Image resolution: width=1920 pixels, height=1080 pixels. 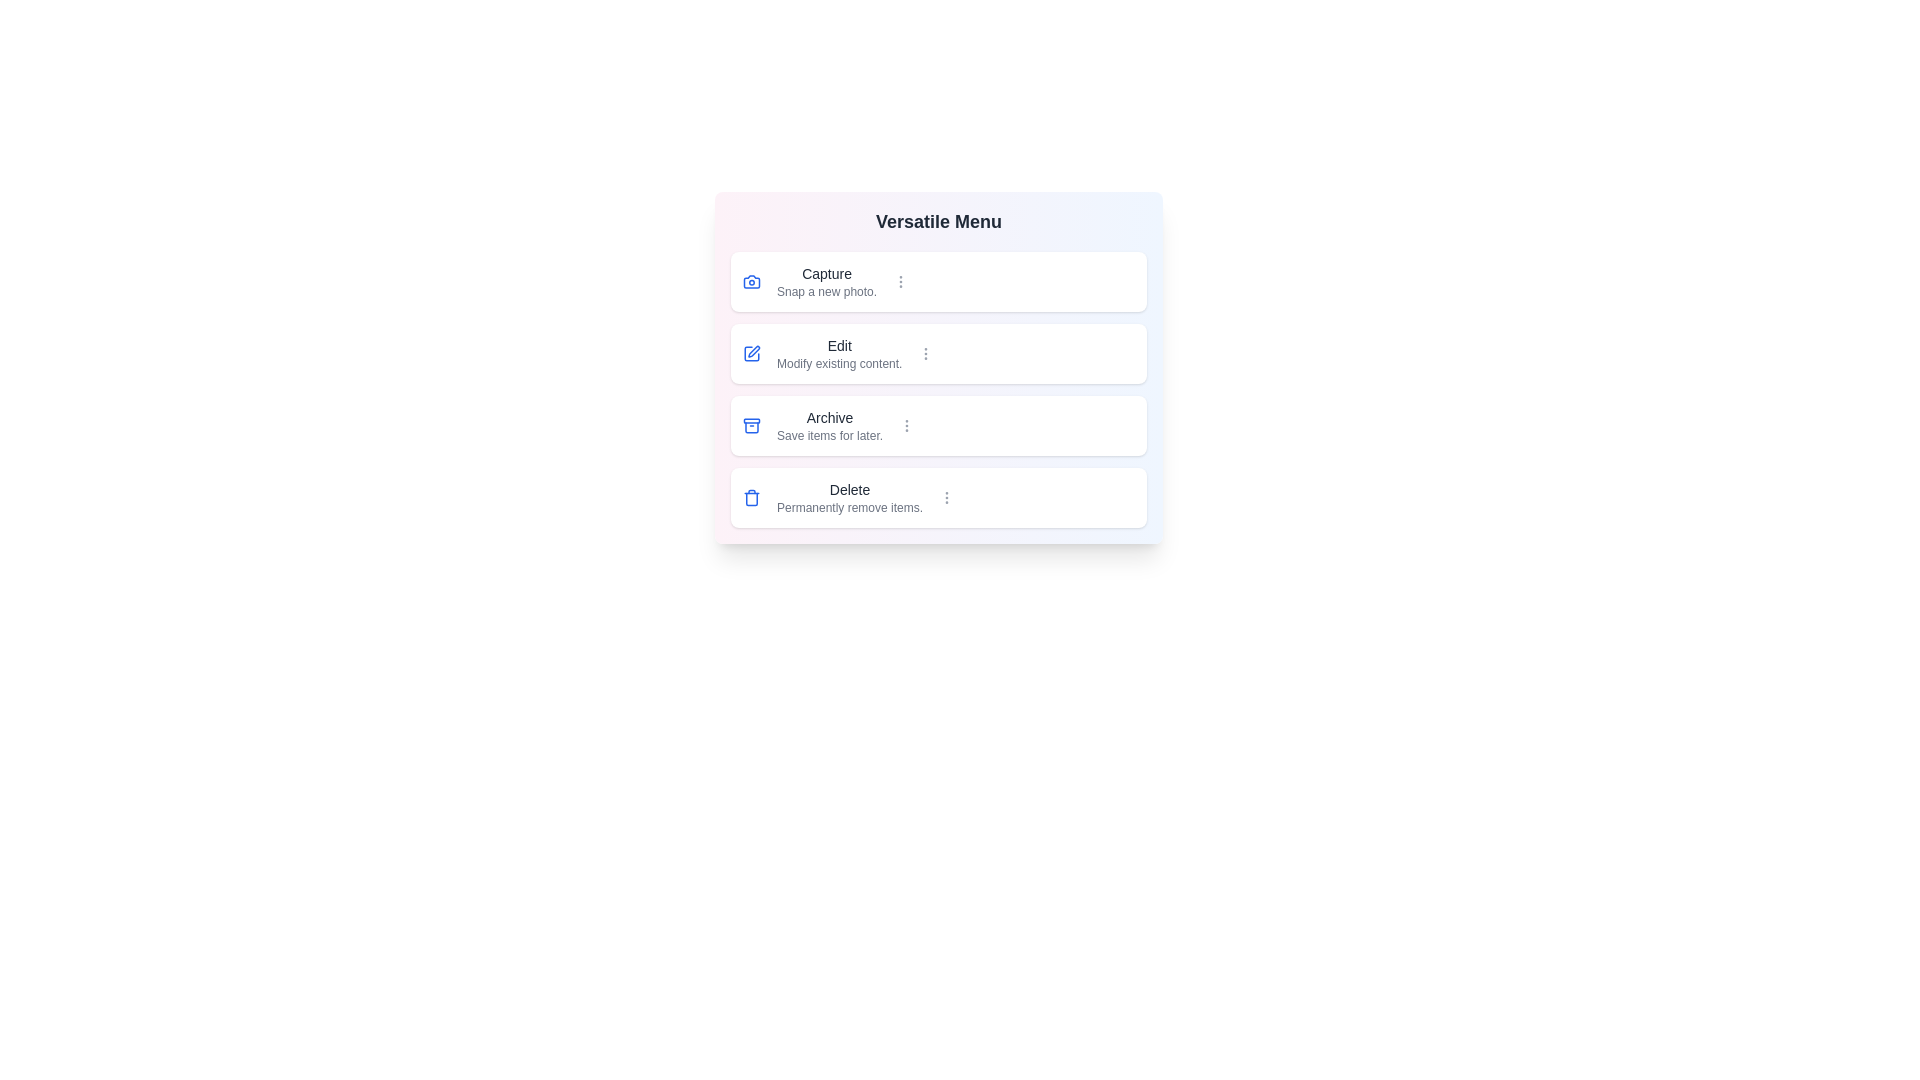 I want to click on the menu item labeled Delete to select it, so click(x=938, y=496).